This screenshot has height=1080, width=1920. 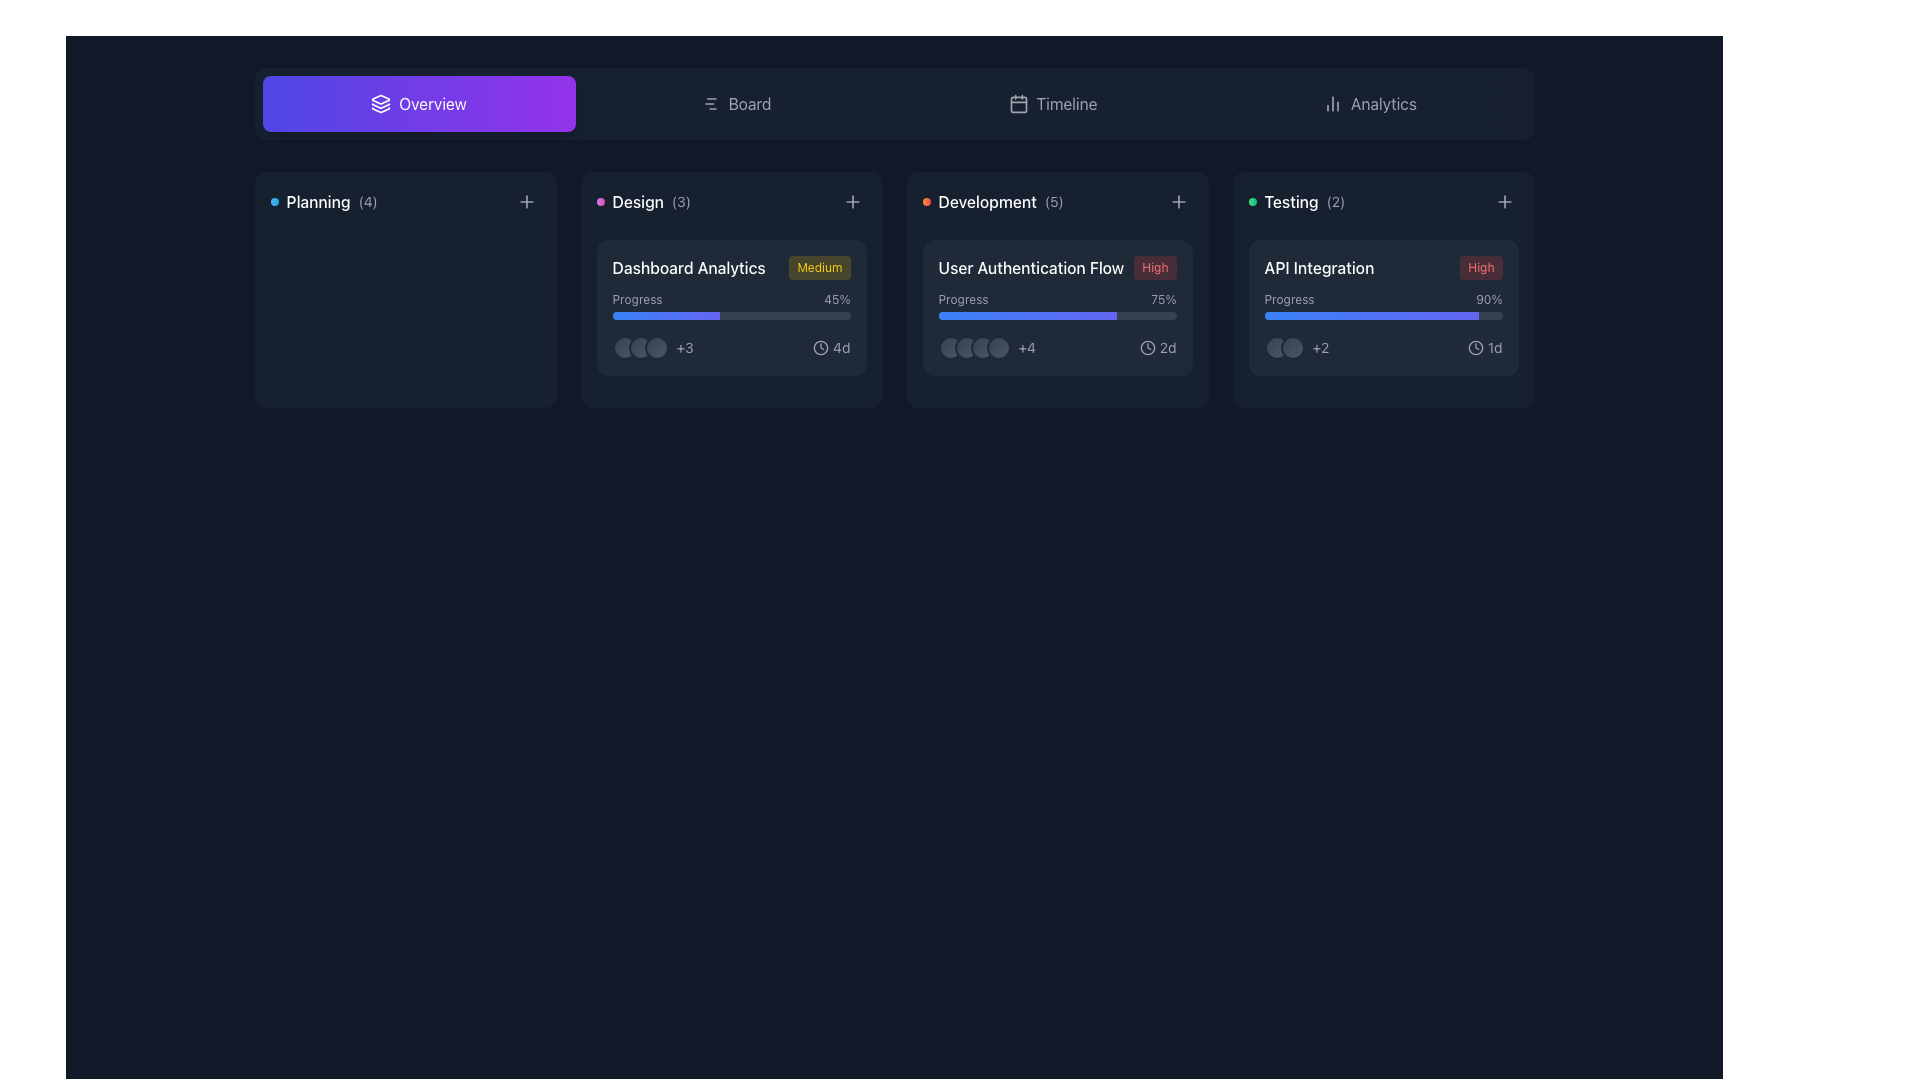 I want to click on the icon located in the top navigation section, which complements the 'Overview' label and suggests a summarized view, so click(x=381, y=104).